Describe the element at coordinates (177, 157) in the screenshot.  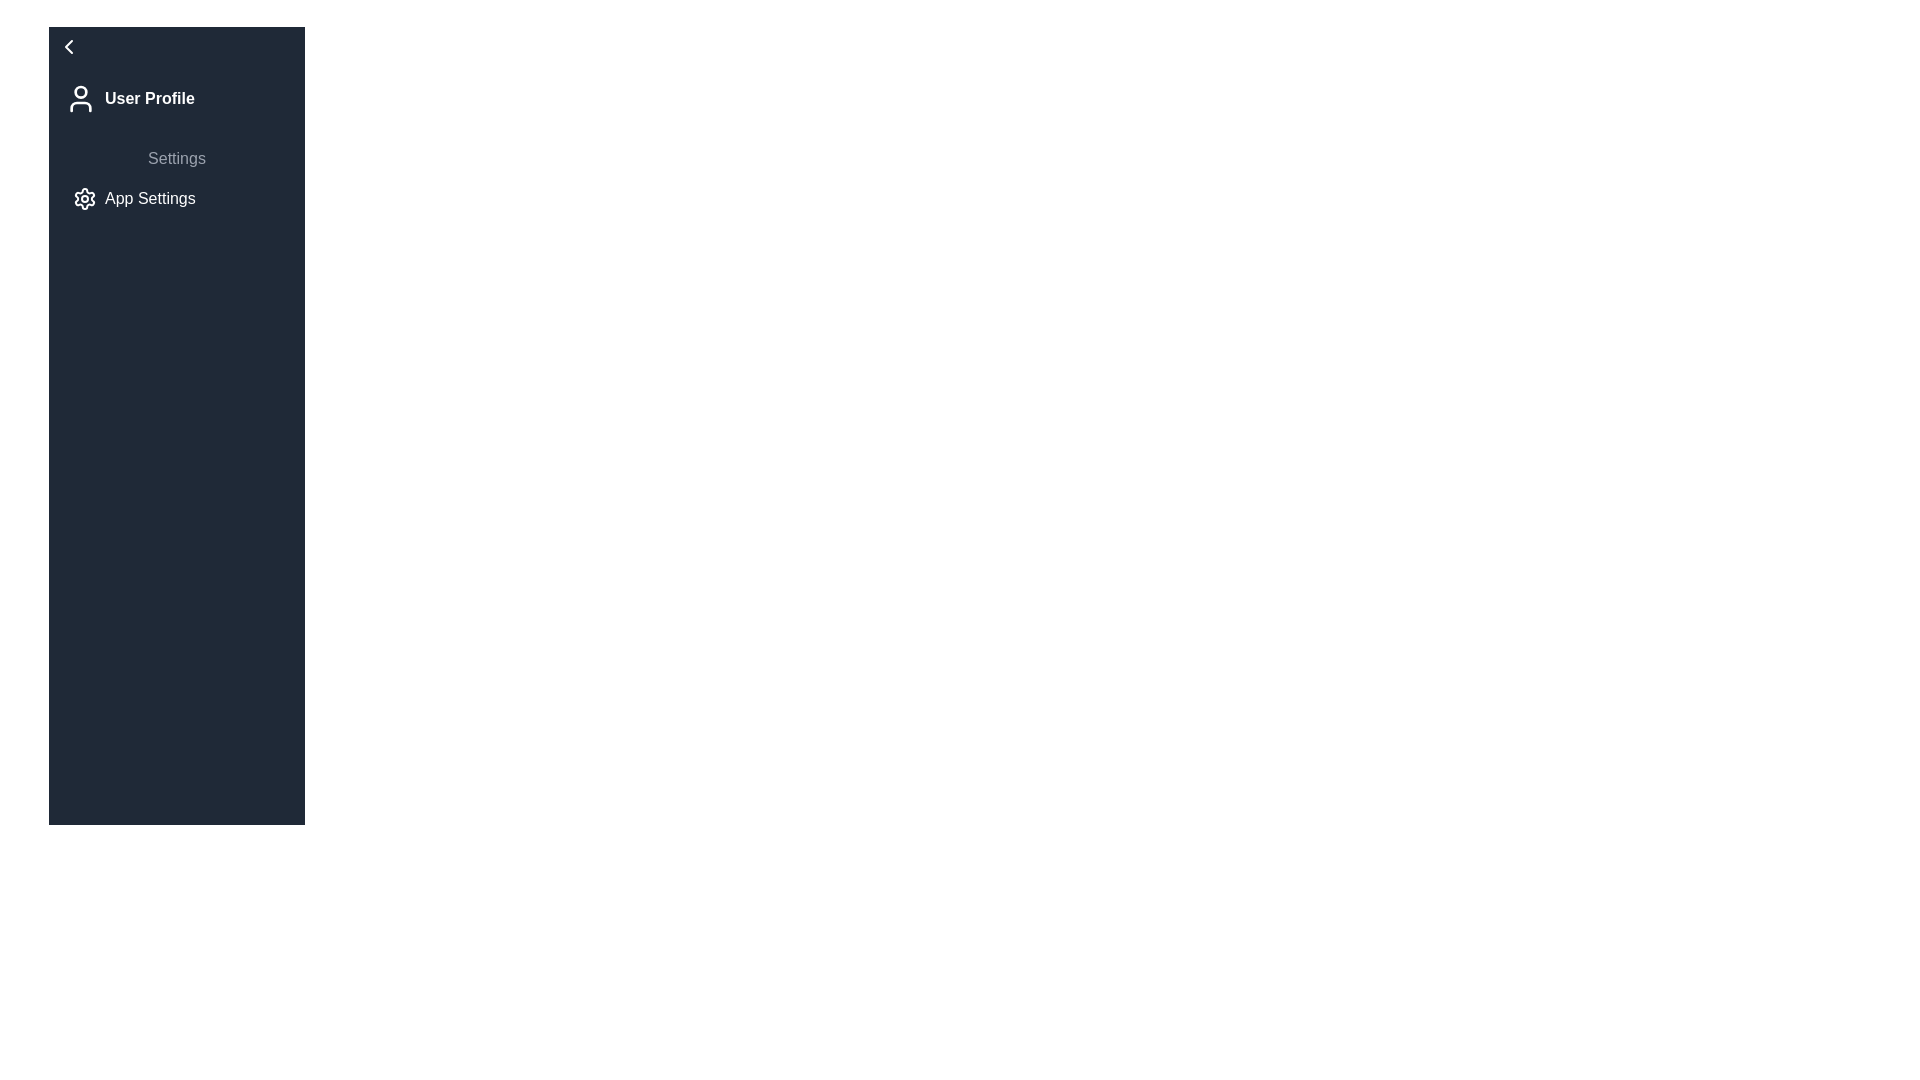
I see `the Text Label that signifies a section or category related to settings in the navigation menu, positioned below the 'User Profile' label` at that location.